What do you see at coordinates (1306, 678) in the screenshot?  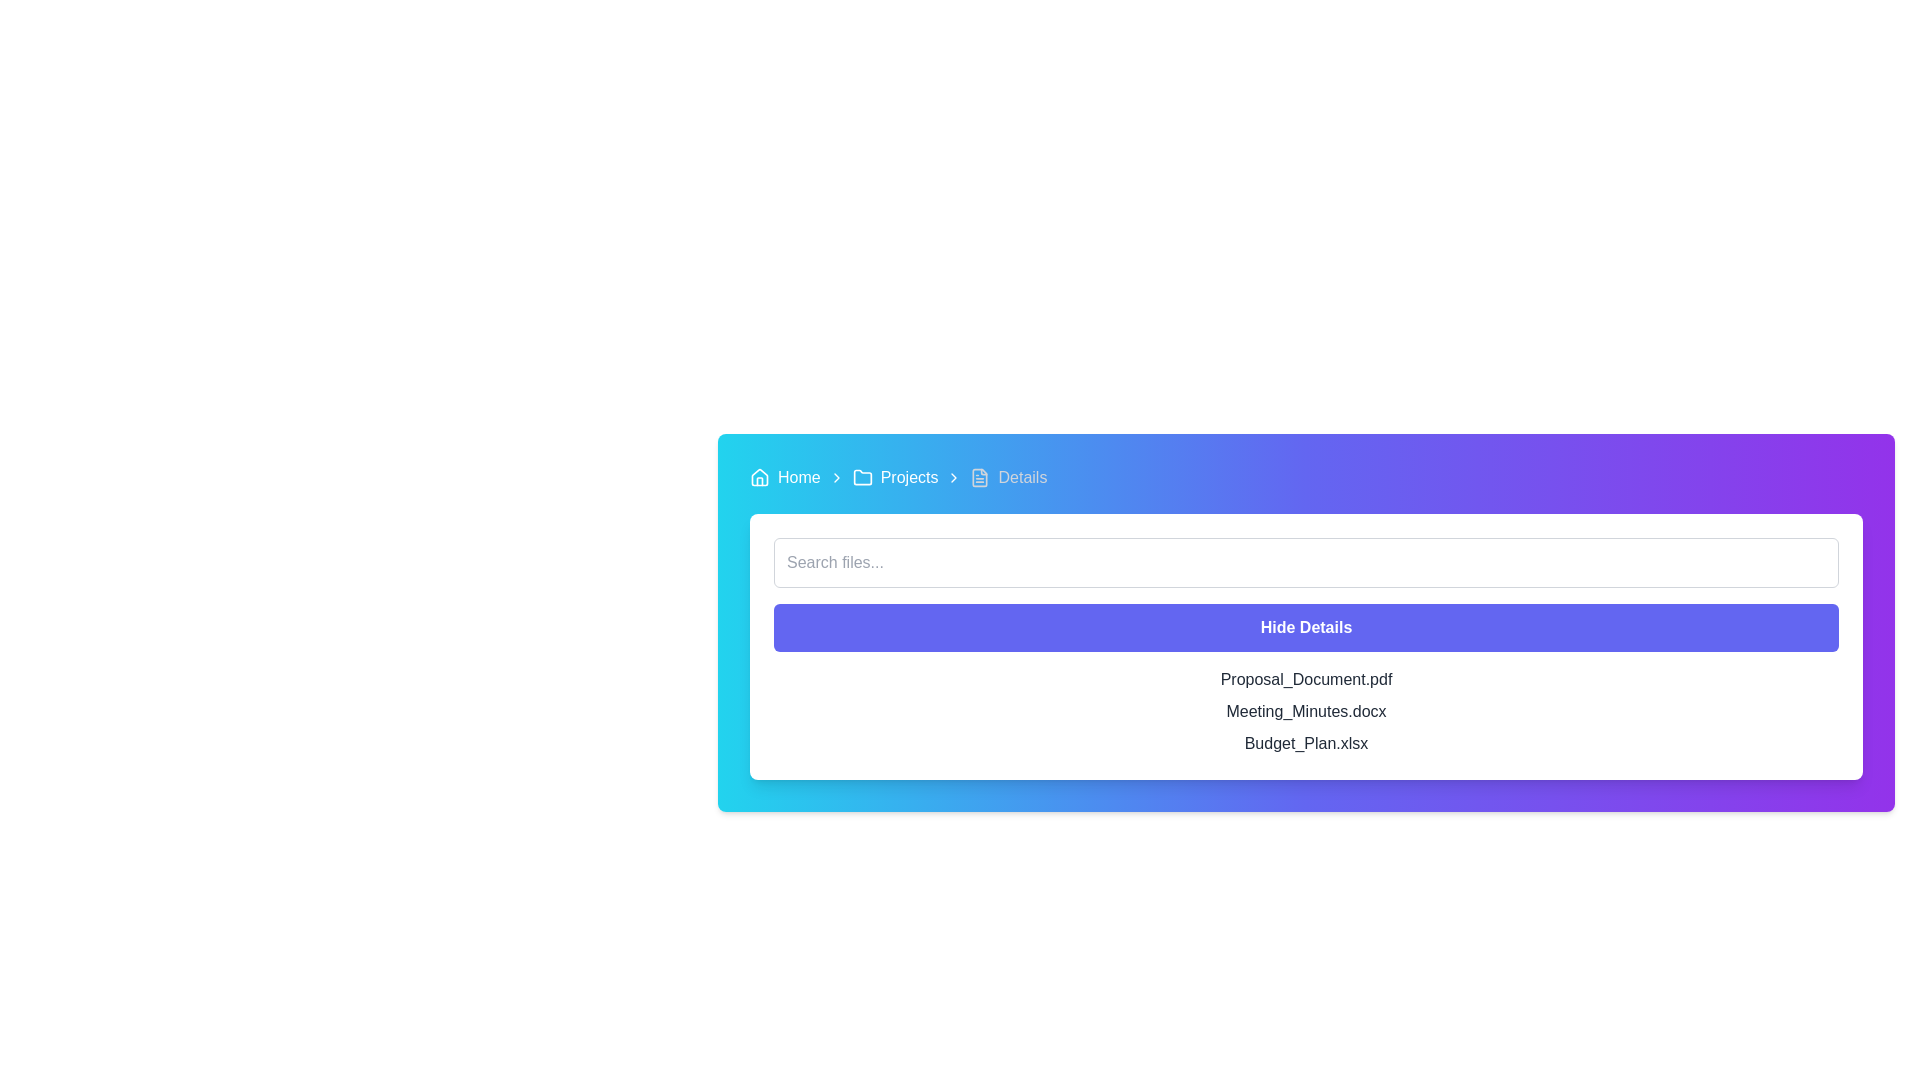 I see `the text label reading 'Proposal_Document.pdf'` at bounding box center [1306, 678].